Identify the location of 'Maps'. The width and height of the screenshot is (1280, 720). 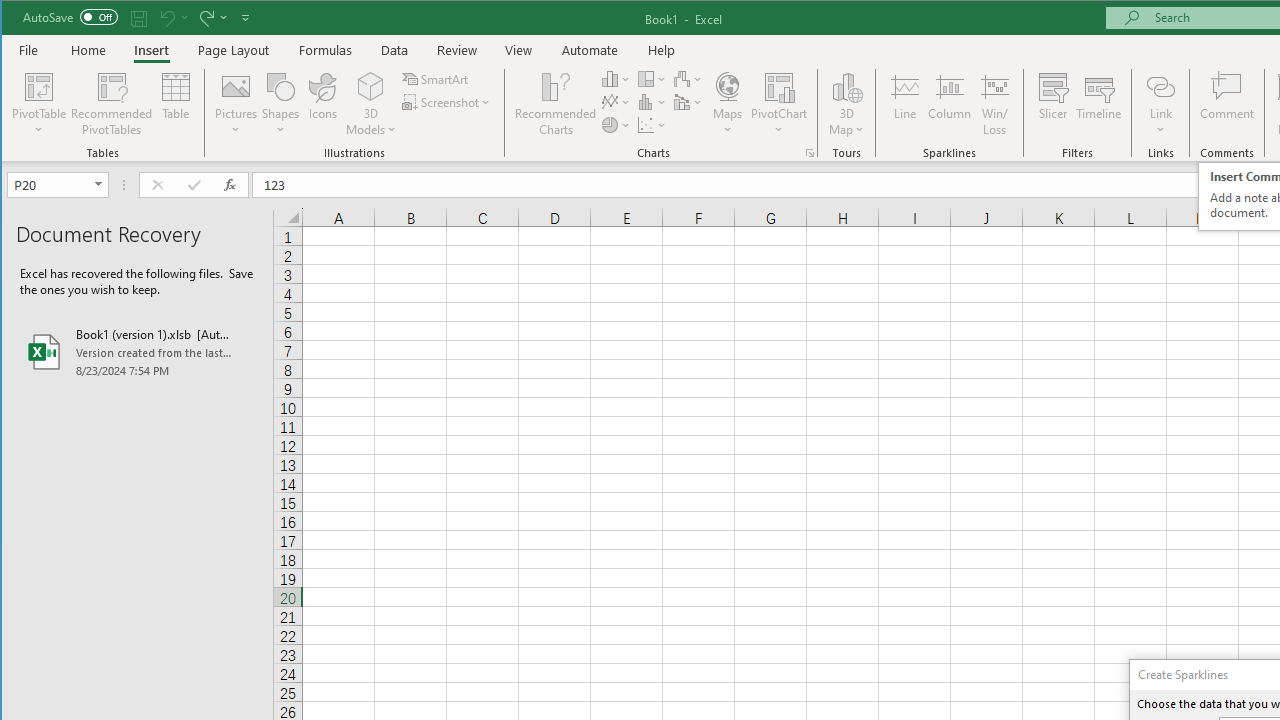
(726, 104).